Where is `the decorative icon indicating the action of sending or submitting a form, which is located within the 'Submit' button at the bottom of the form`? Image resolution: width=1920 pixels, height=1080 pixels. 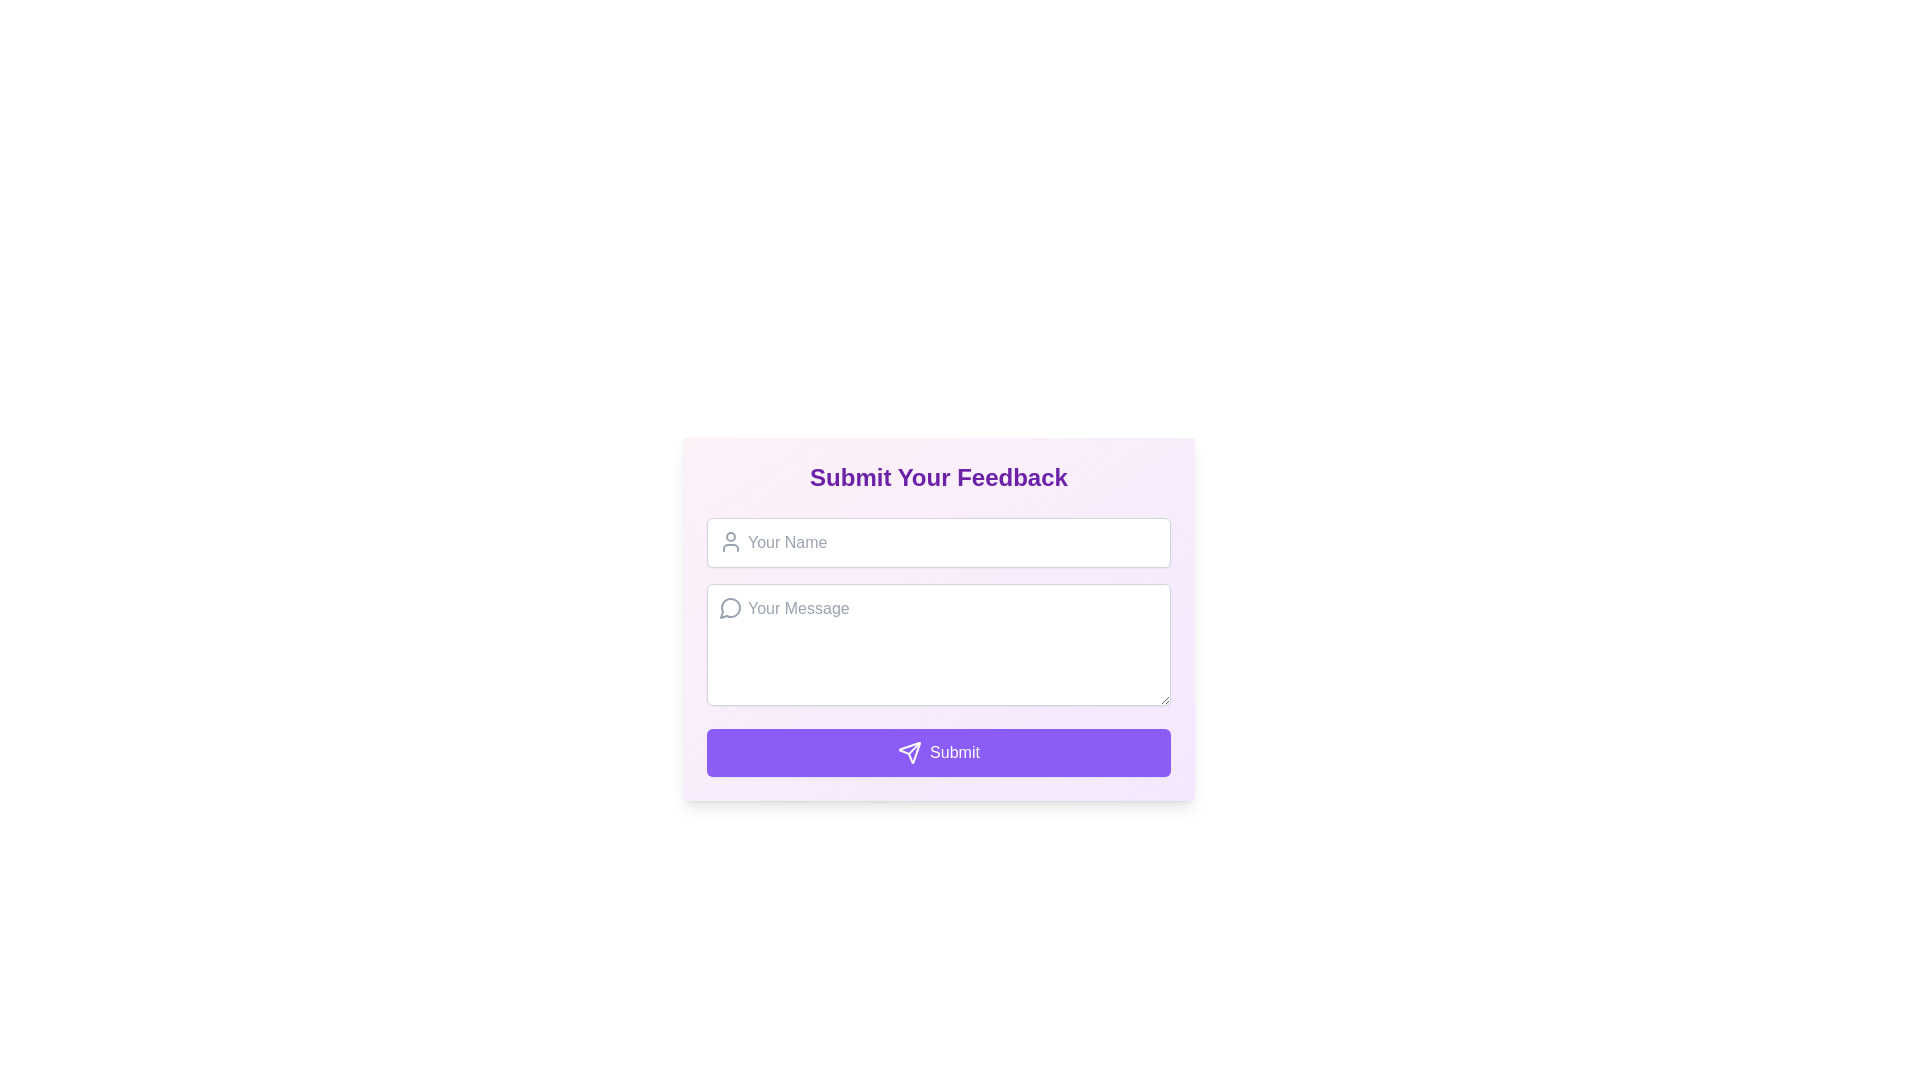 the decorative icon indicating the action of sending or submitting a form, which is located within the 'Submit' button at the bottom of the form is located at coordinates (909, 752).